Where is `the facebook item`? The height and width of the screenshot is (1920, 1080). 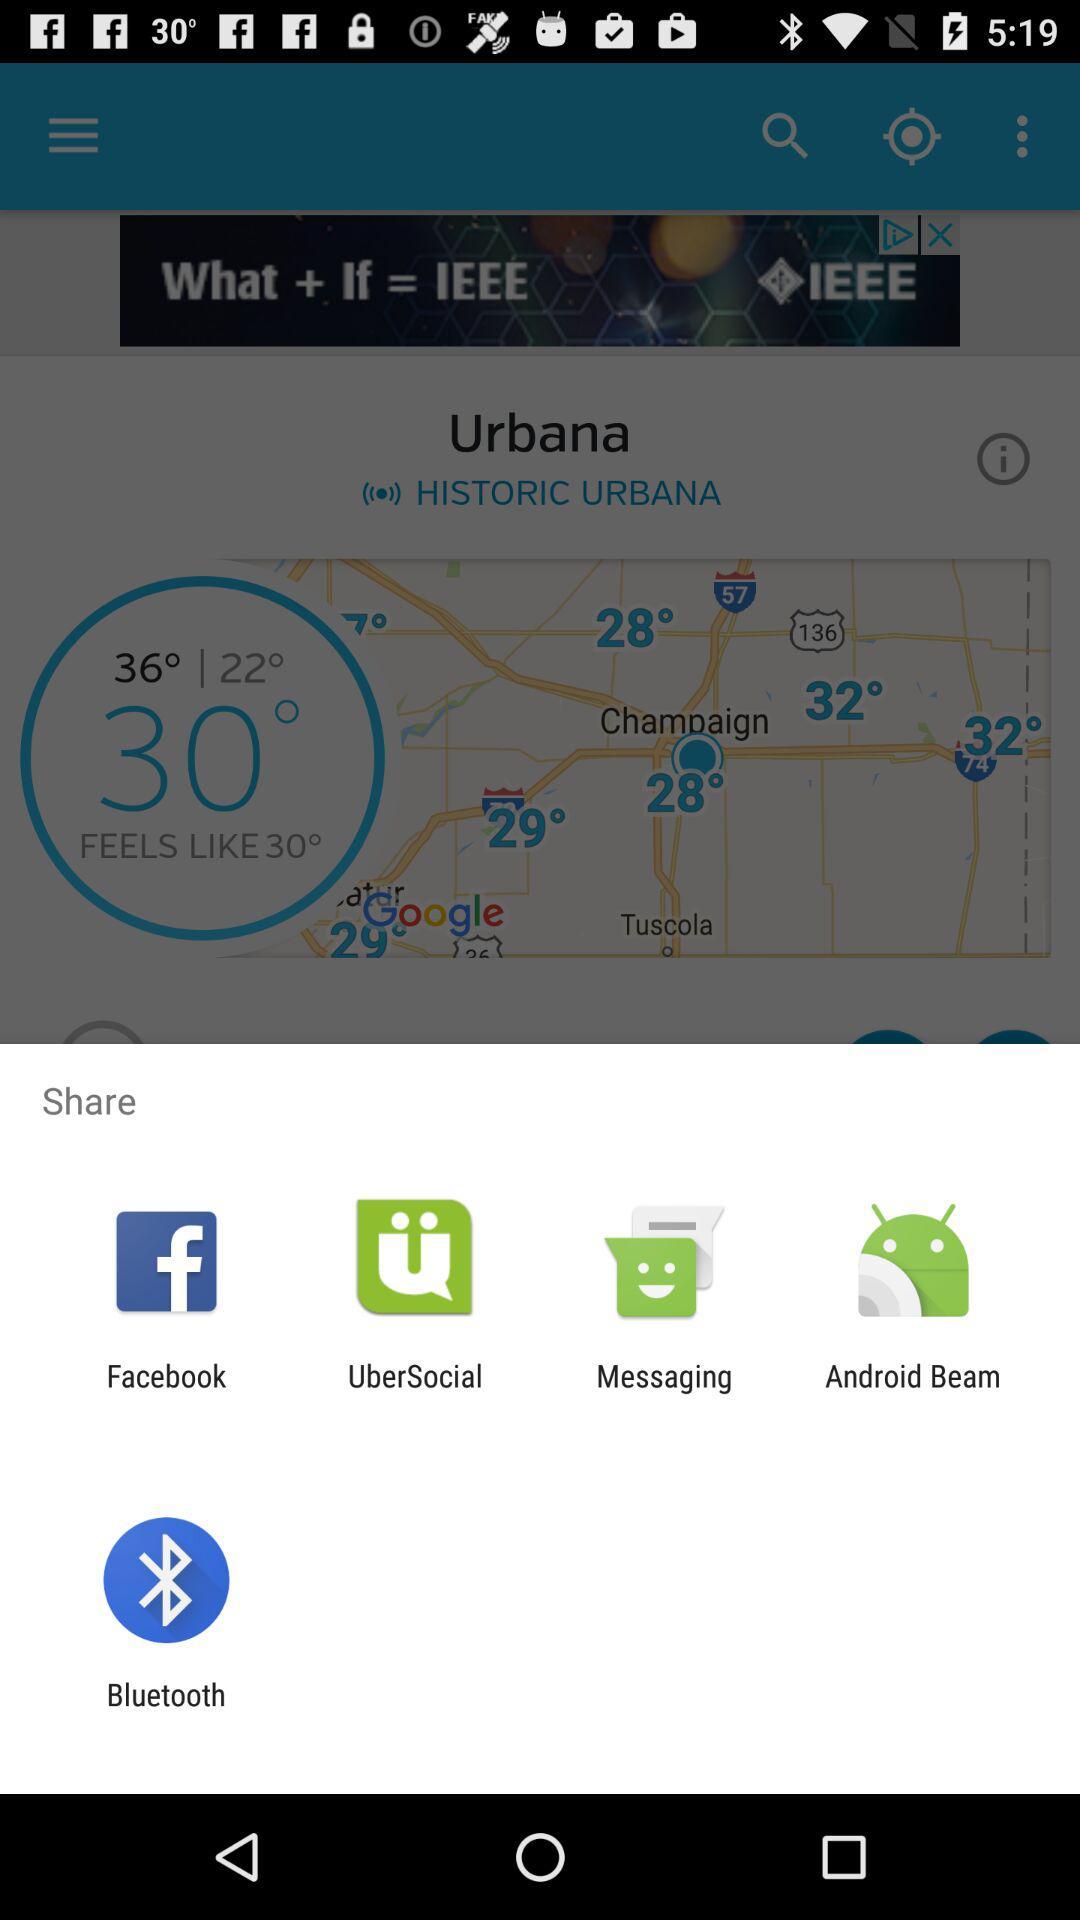 the facebook item is located at coordinates (165, 1392).